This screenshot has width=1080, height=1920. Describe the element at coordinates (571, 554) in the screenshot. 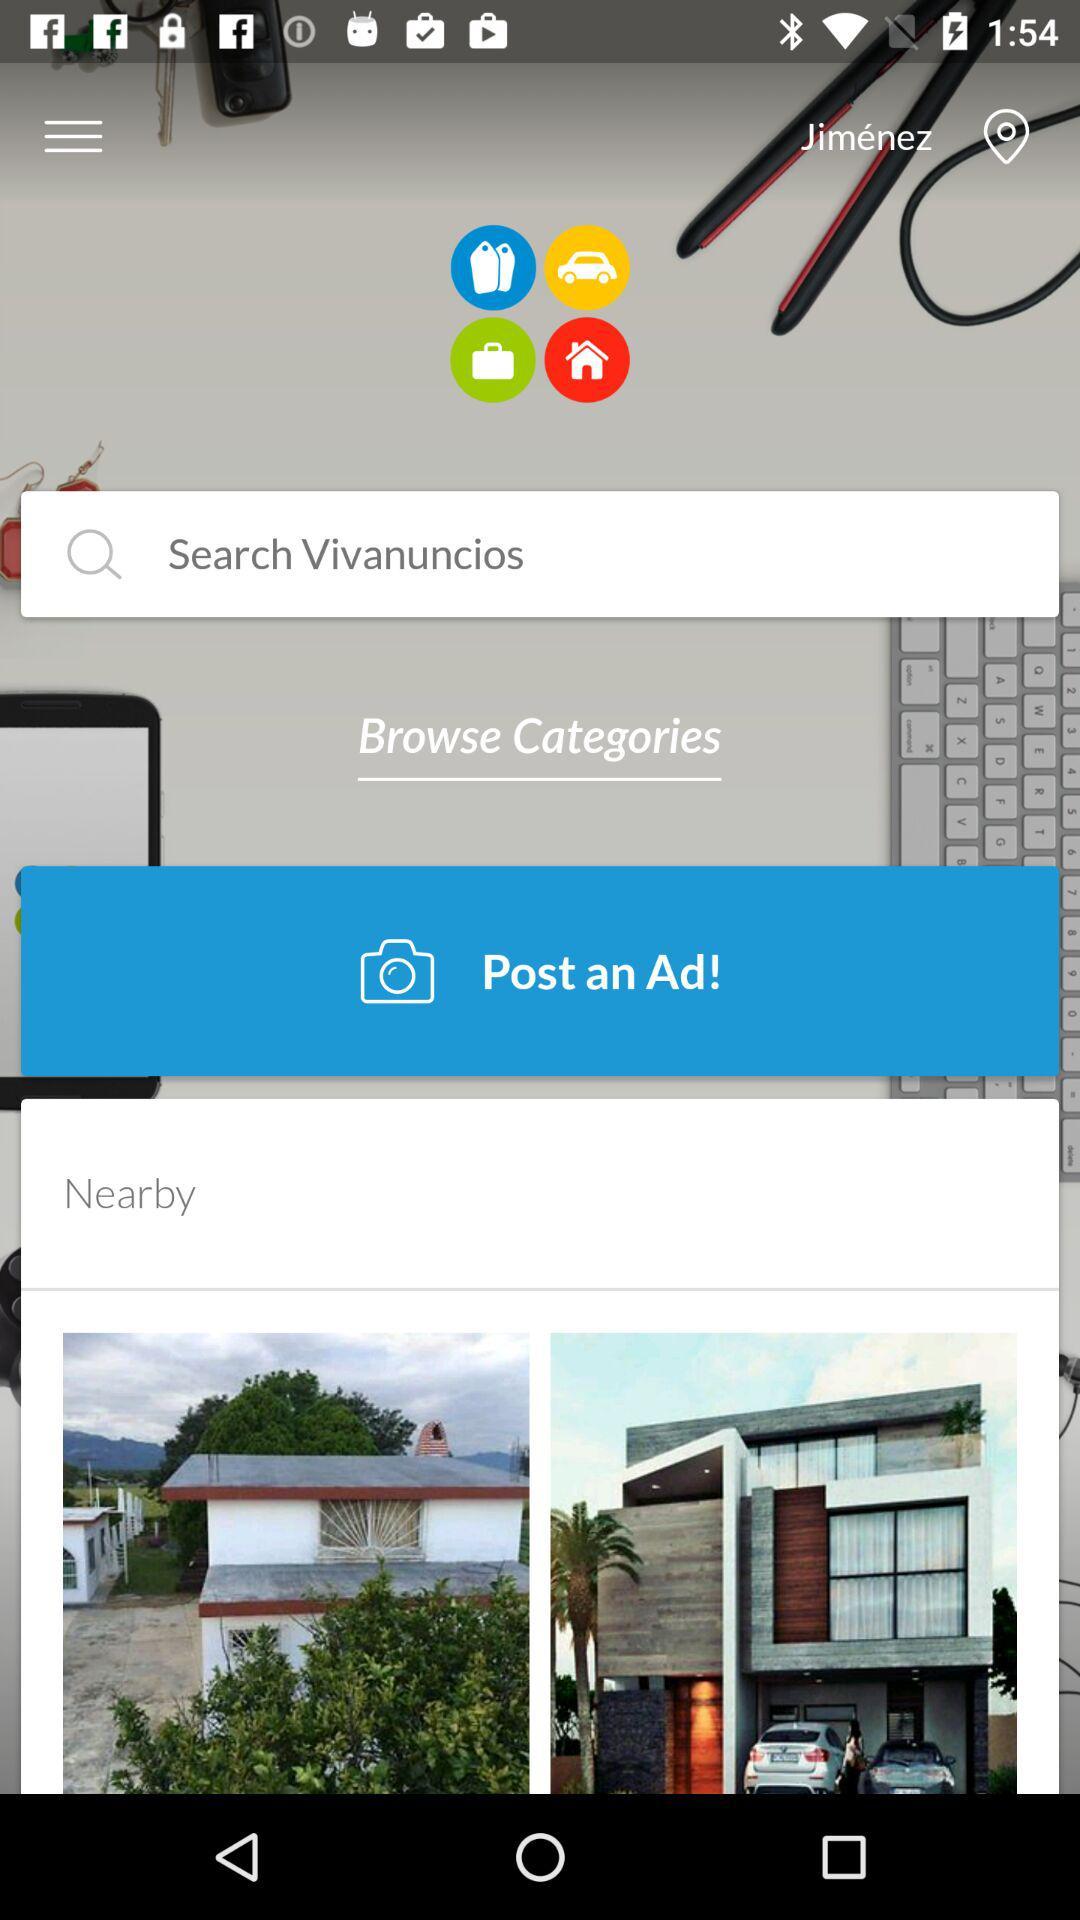

I see `search input box` at that location.